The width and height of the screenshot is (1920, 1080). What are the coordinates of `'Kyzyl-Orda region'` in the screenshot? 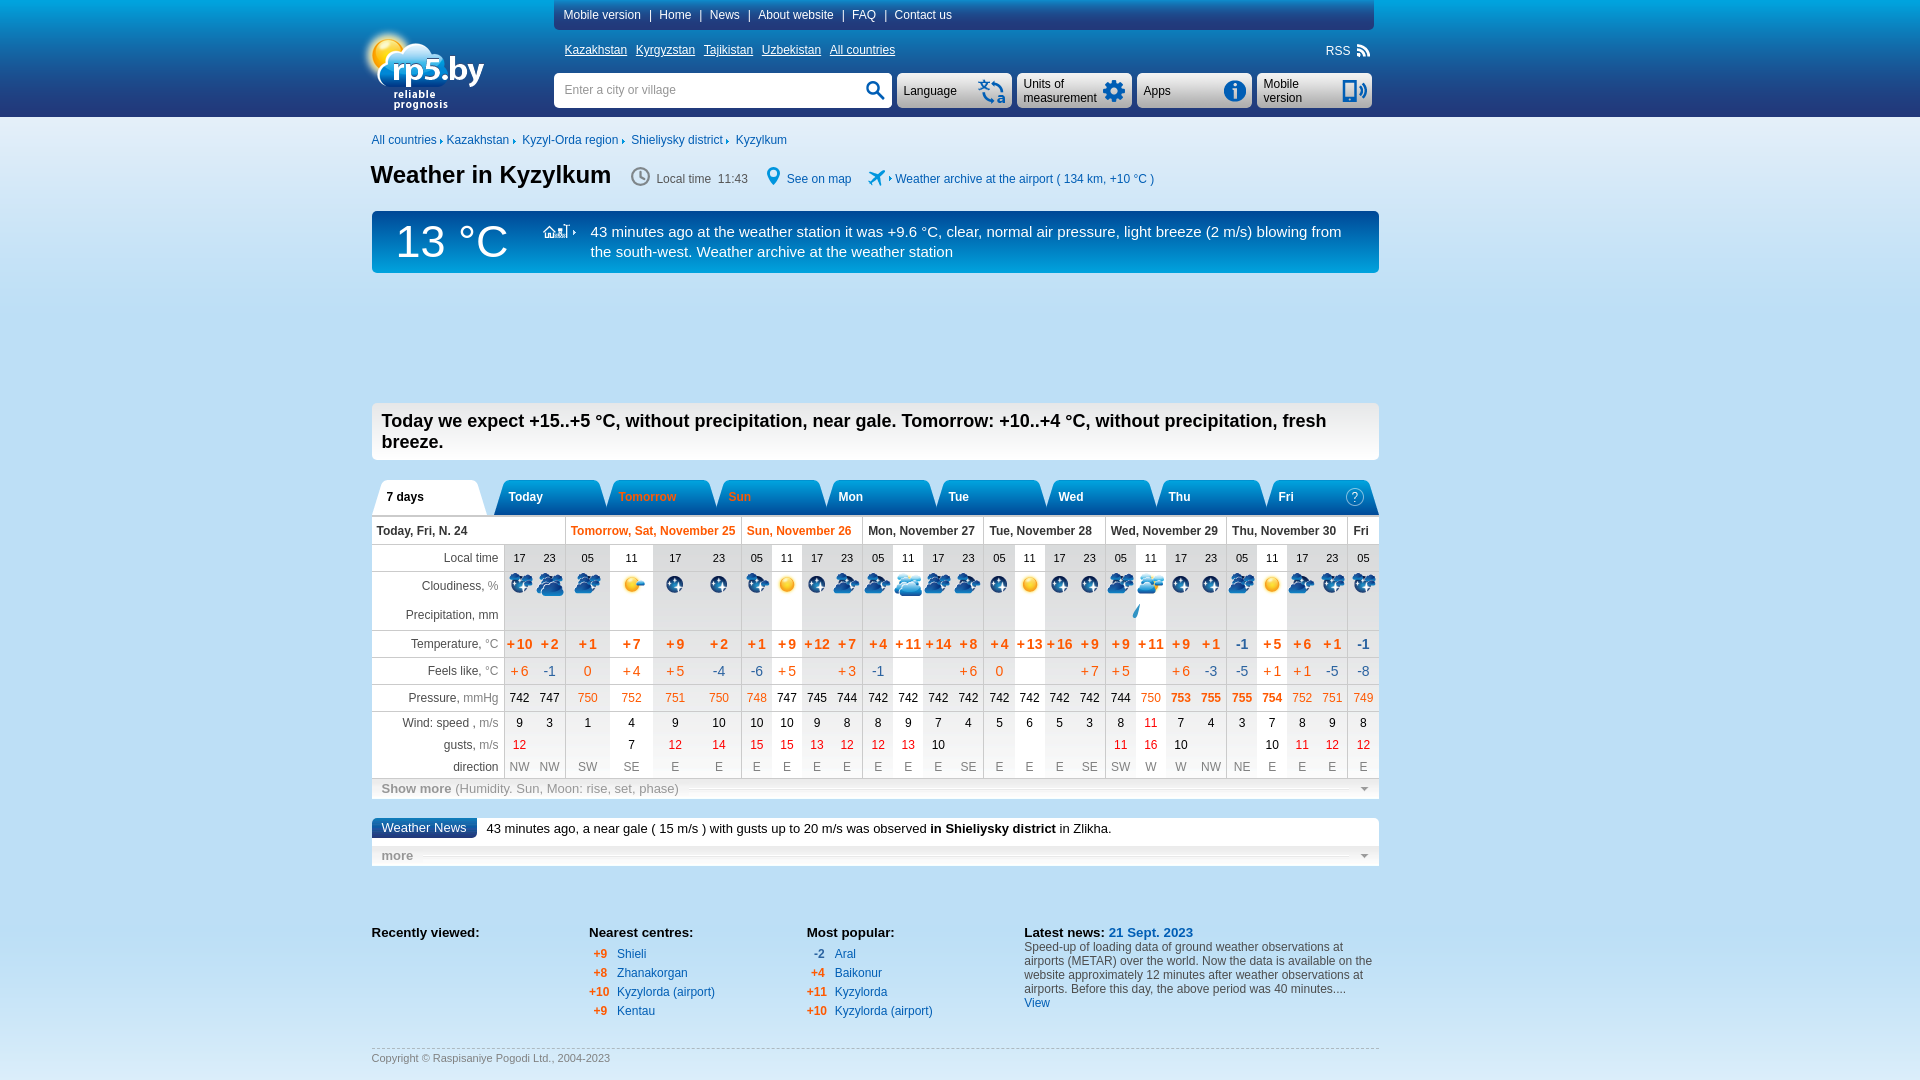 It's located at (569, 138).